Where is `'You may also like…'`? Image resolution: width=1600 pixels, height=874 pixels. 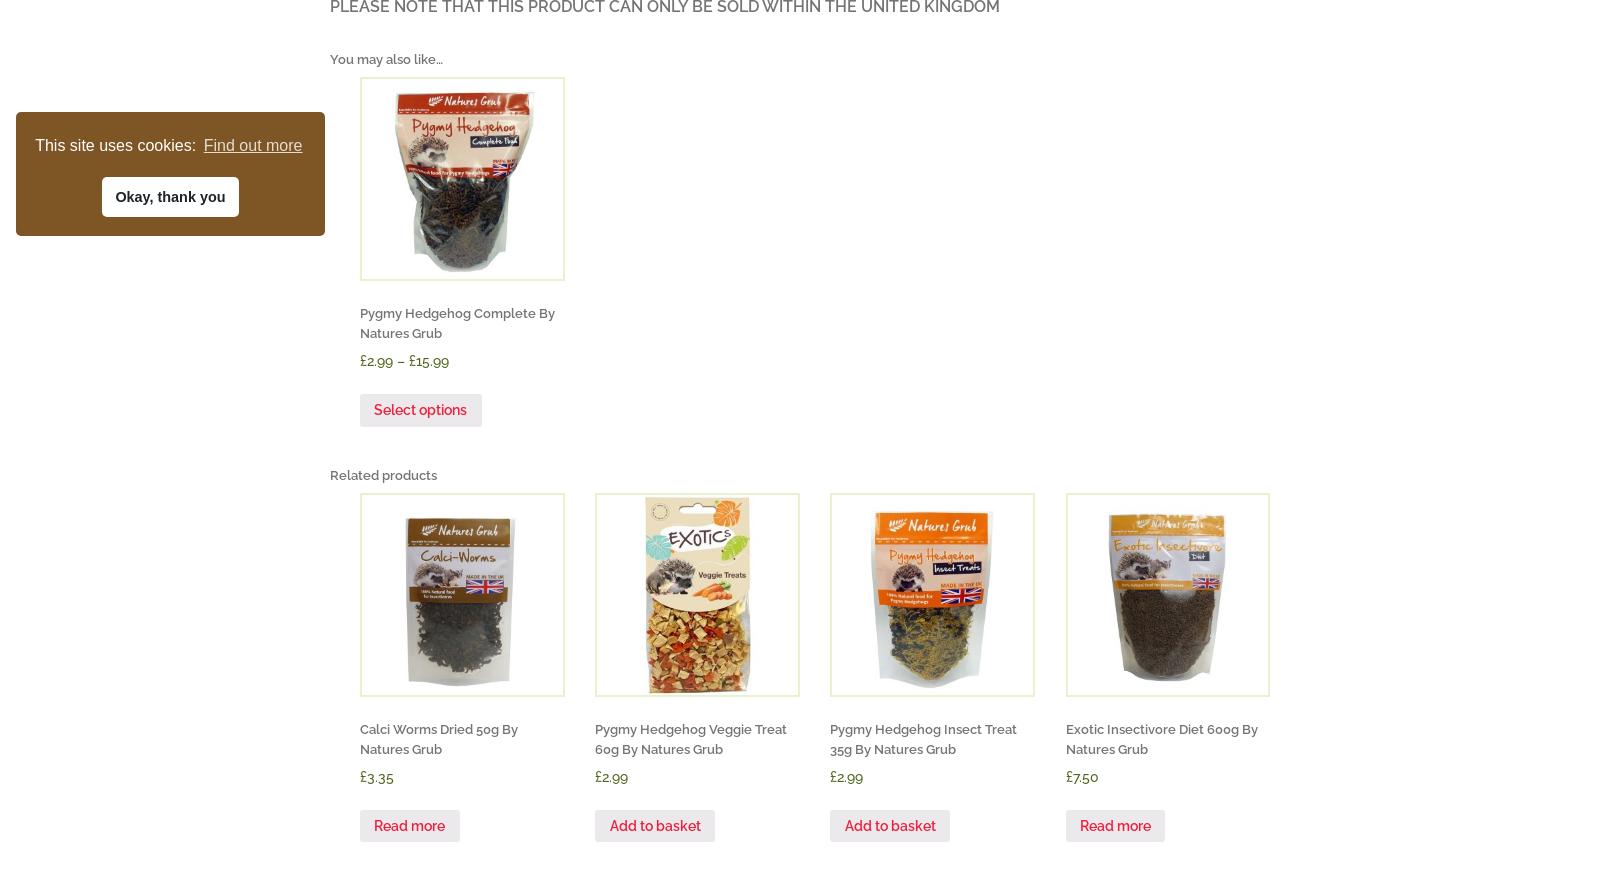 'You may also like…' is located at coordinates (386, 57).